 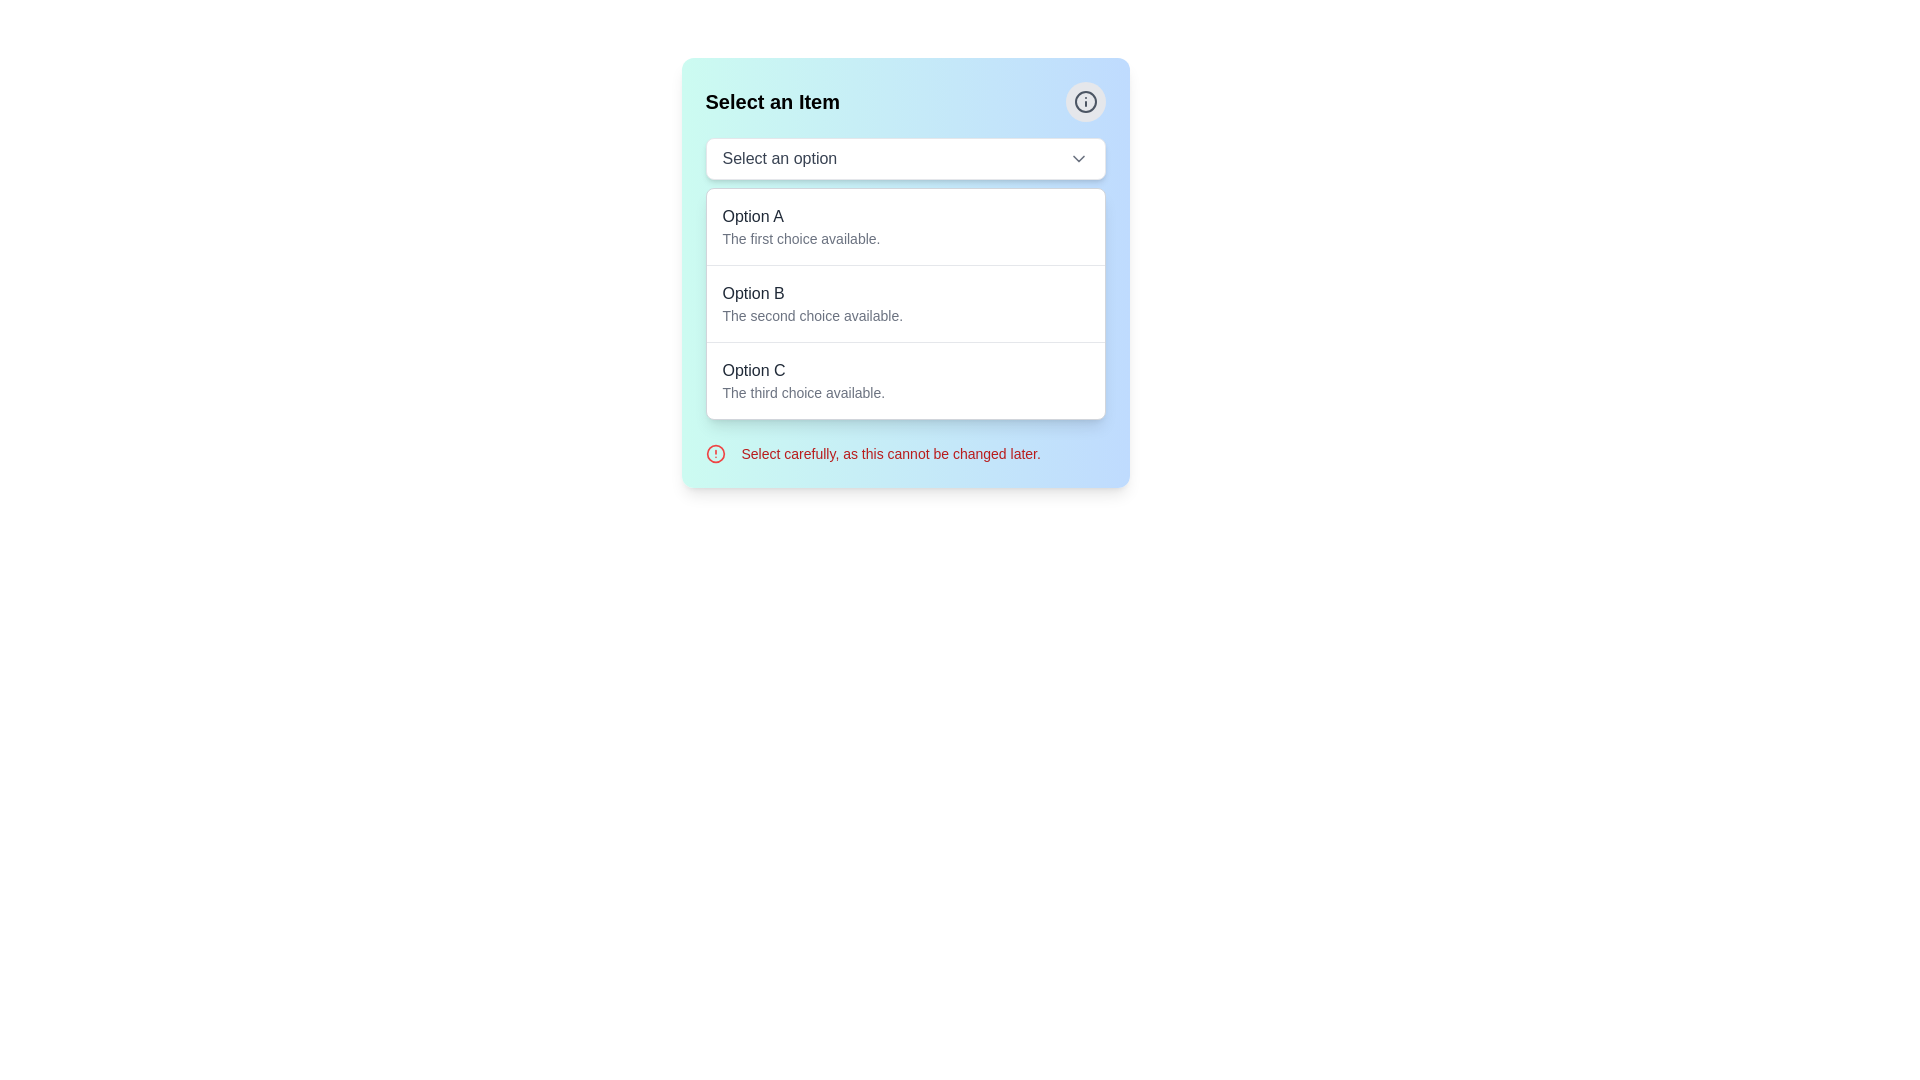 I want to click on the Text label that serves as the title for the first option in the drop-down list, which helps users identify the choice, so click(x=752, y=216).